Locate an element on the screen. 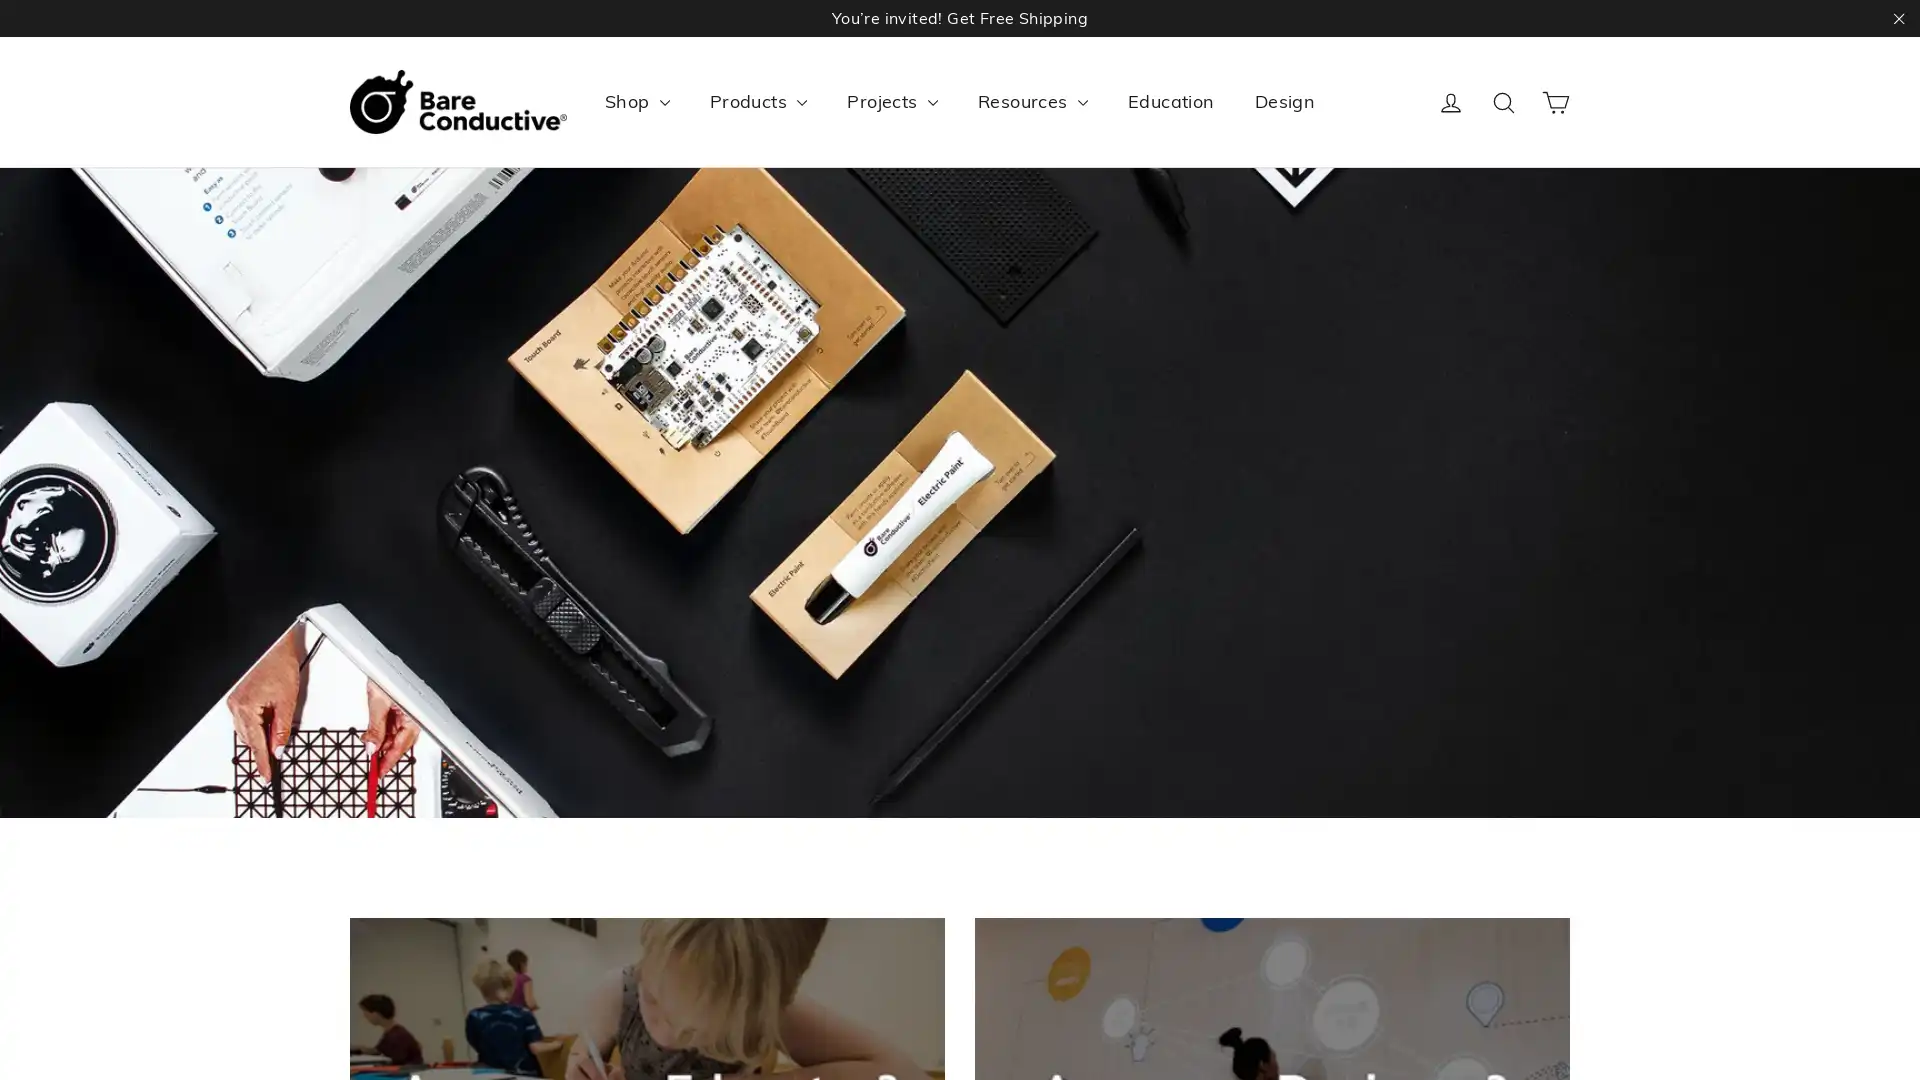  Subscribe is located at coordinates (1096, 577).